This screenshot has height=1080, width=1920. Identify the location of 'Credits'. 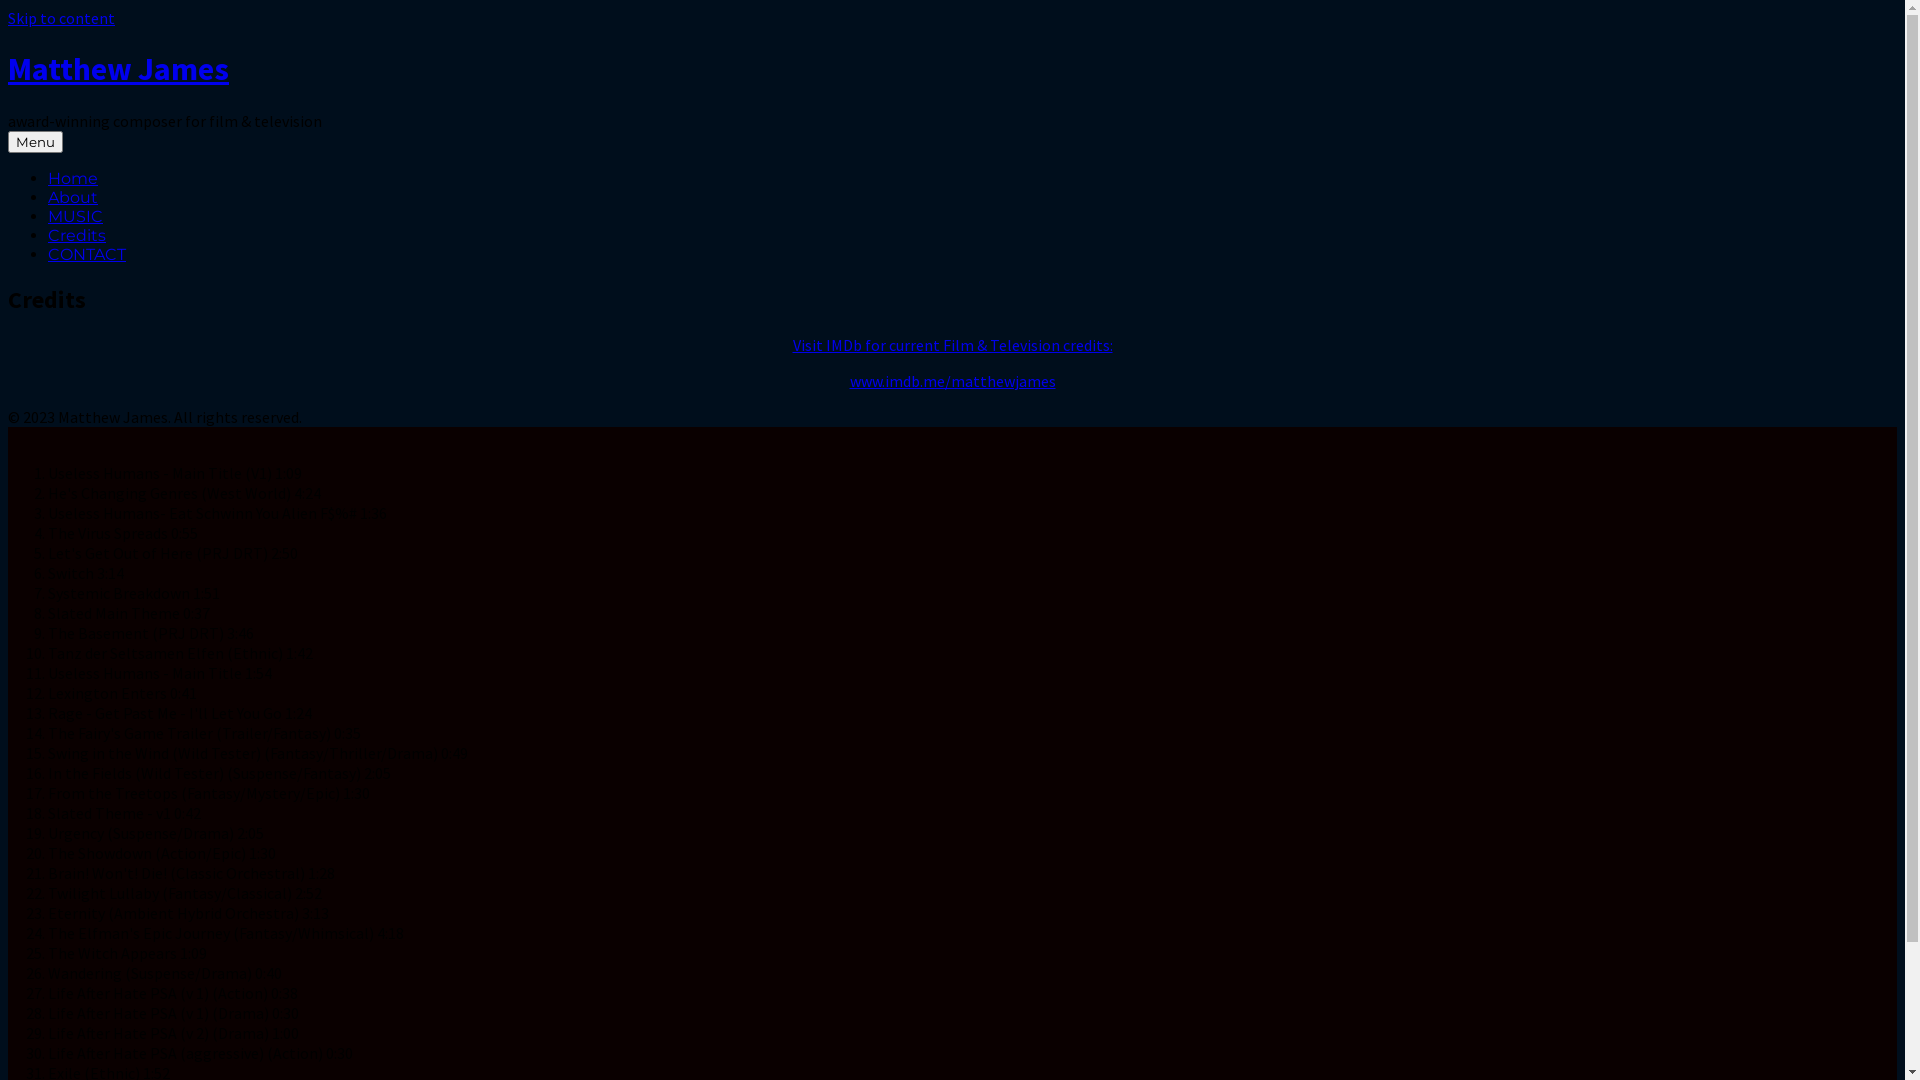
(76, 234).